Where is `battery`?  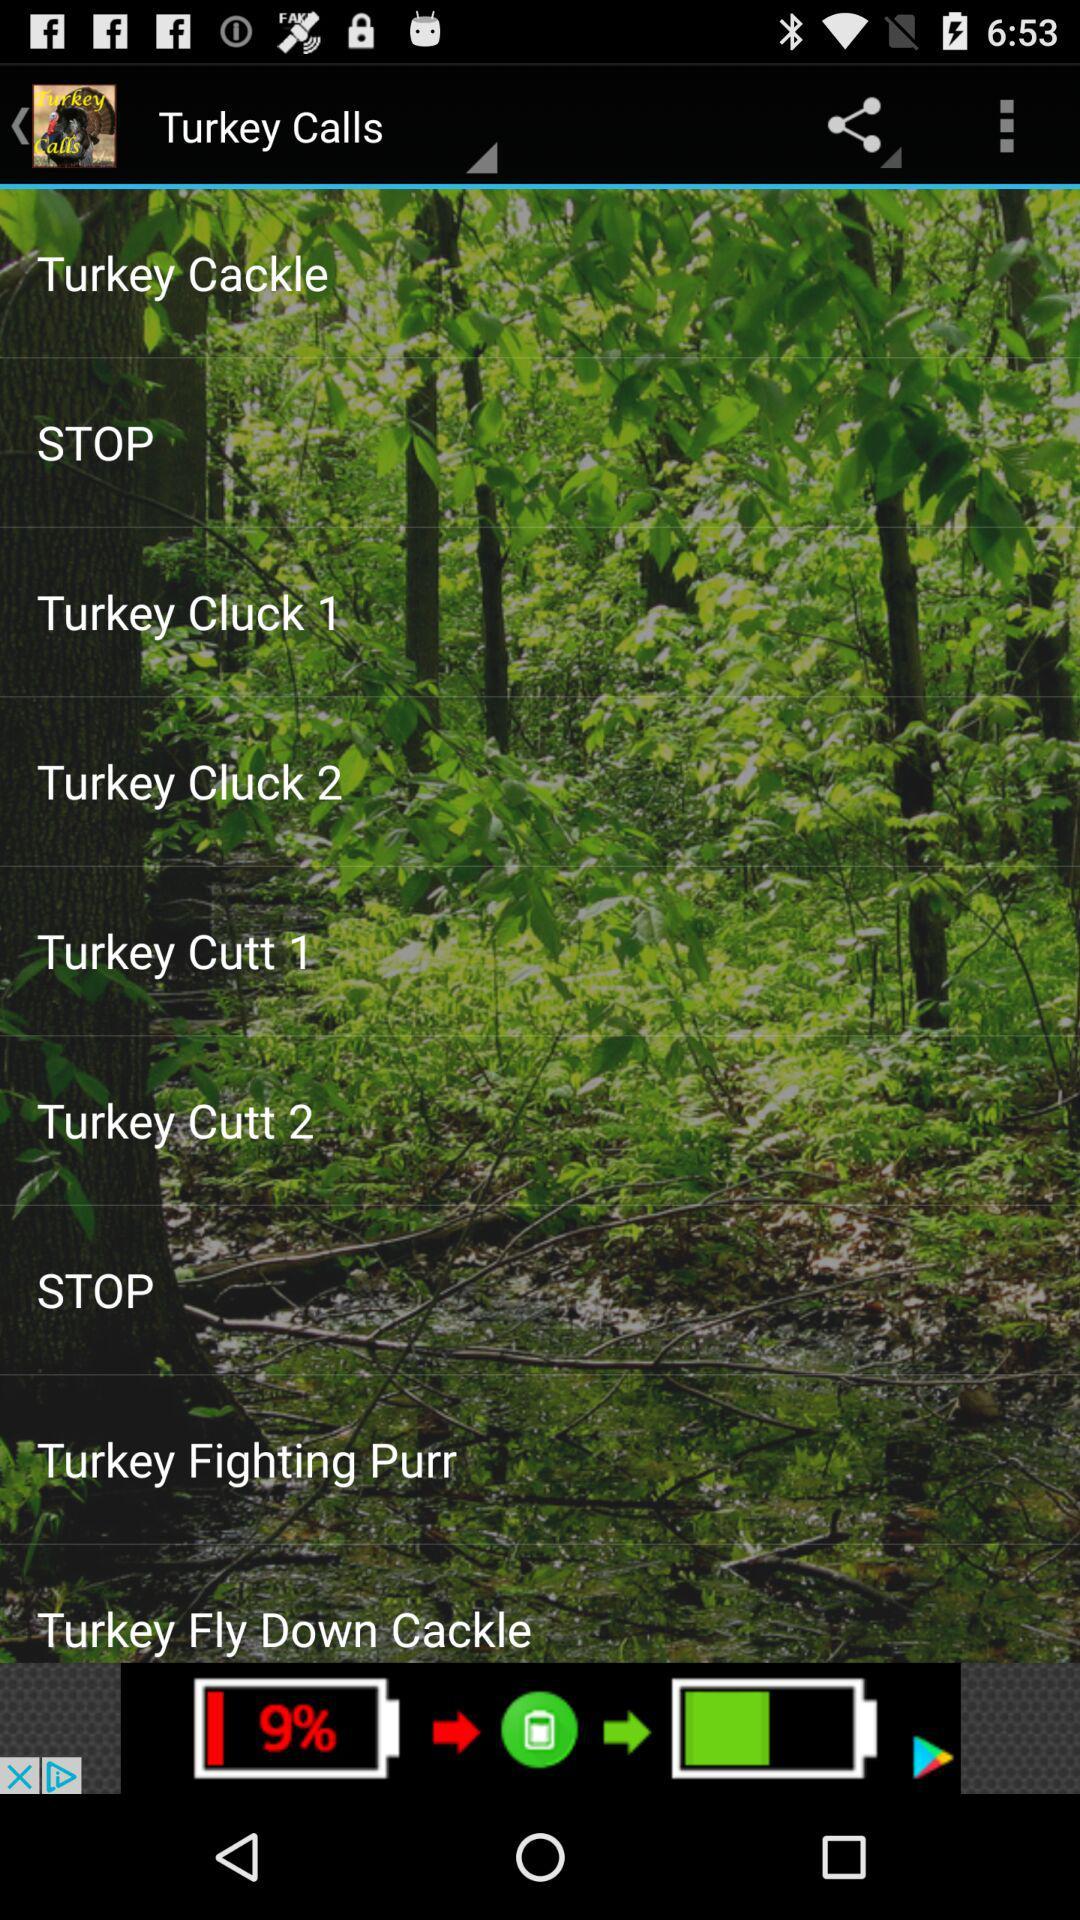
battery is located at coordinates (540, 1727).